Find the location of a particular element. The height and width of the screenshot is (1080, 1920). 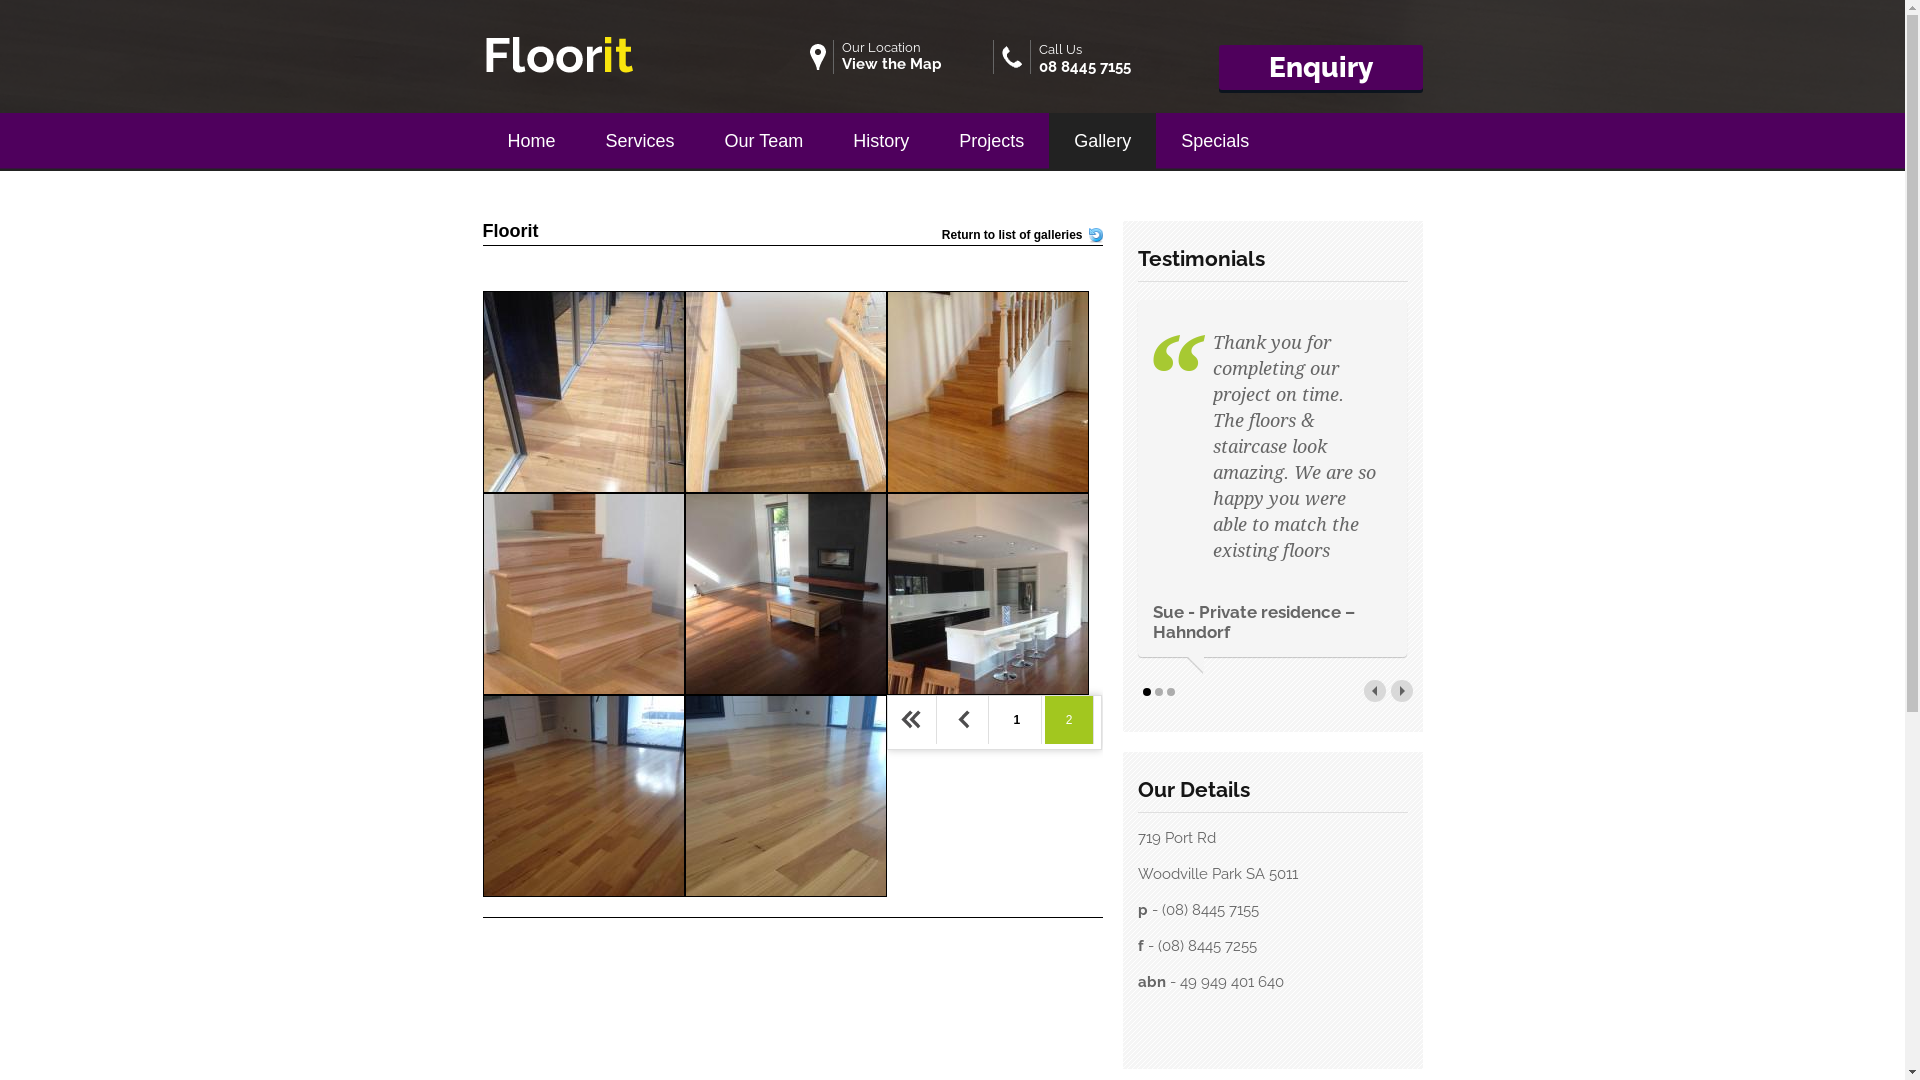

'History' is located at coordinates (828, 136).